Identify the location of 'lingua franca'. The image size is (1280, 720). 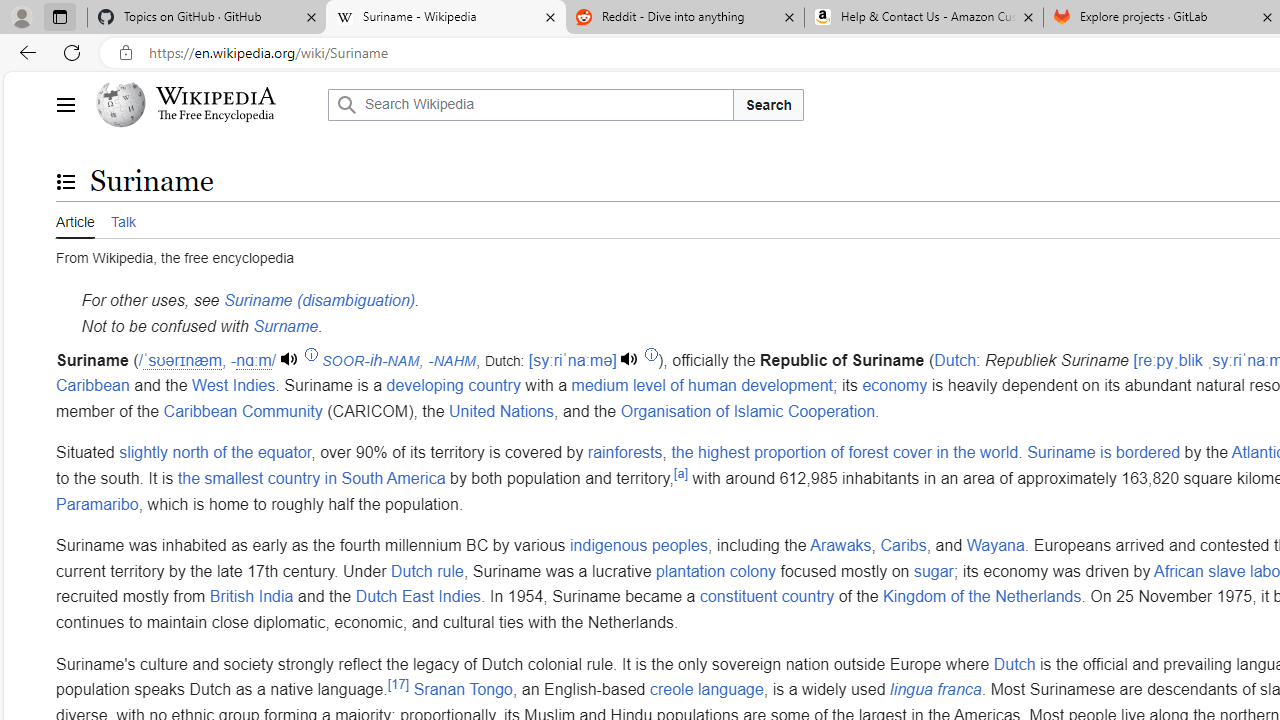
(934, 689).